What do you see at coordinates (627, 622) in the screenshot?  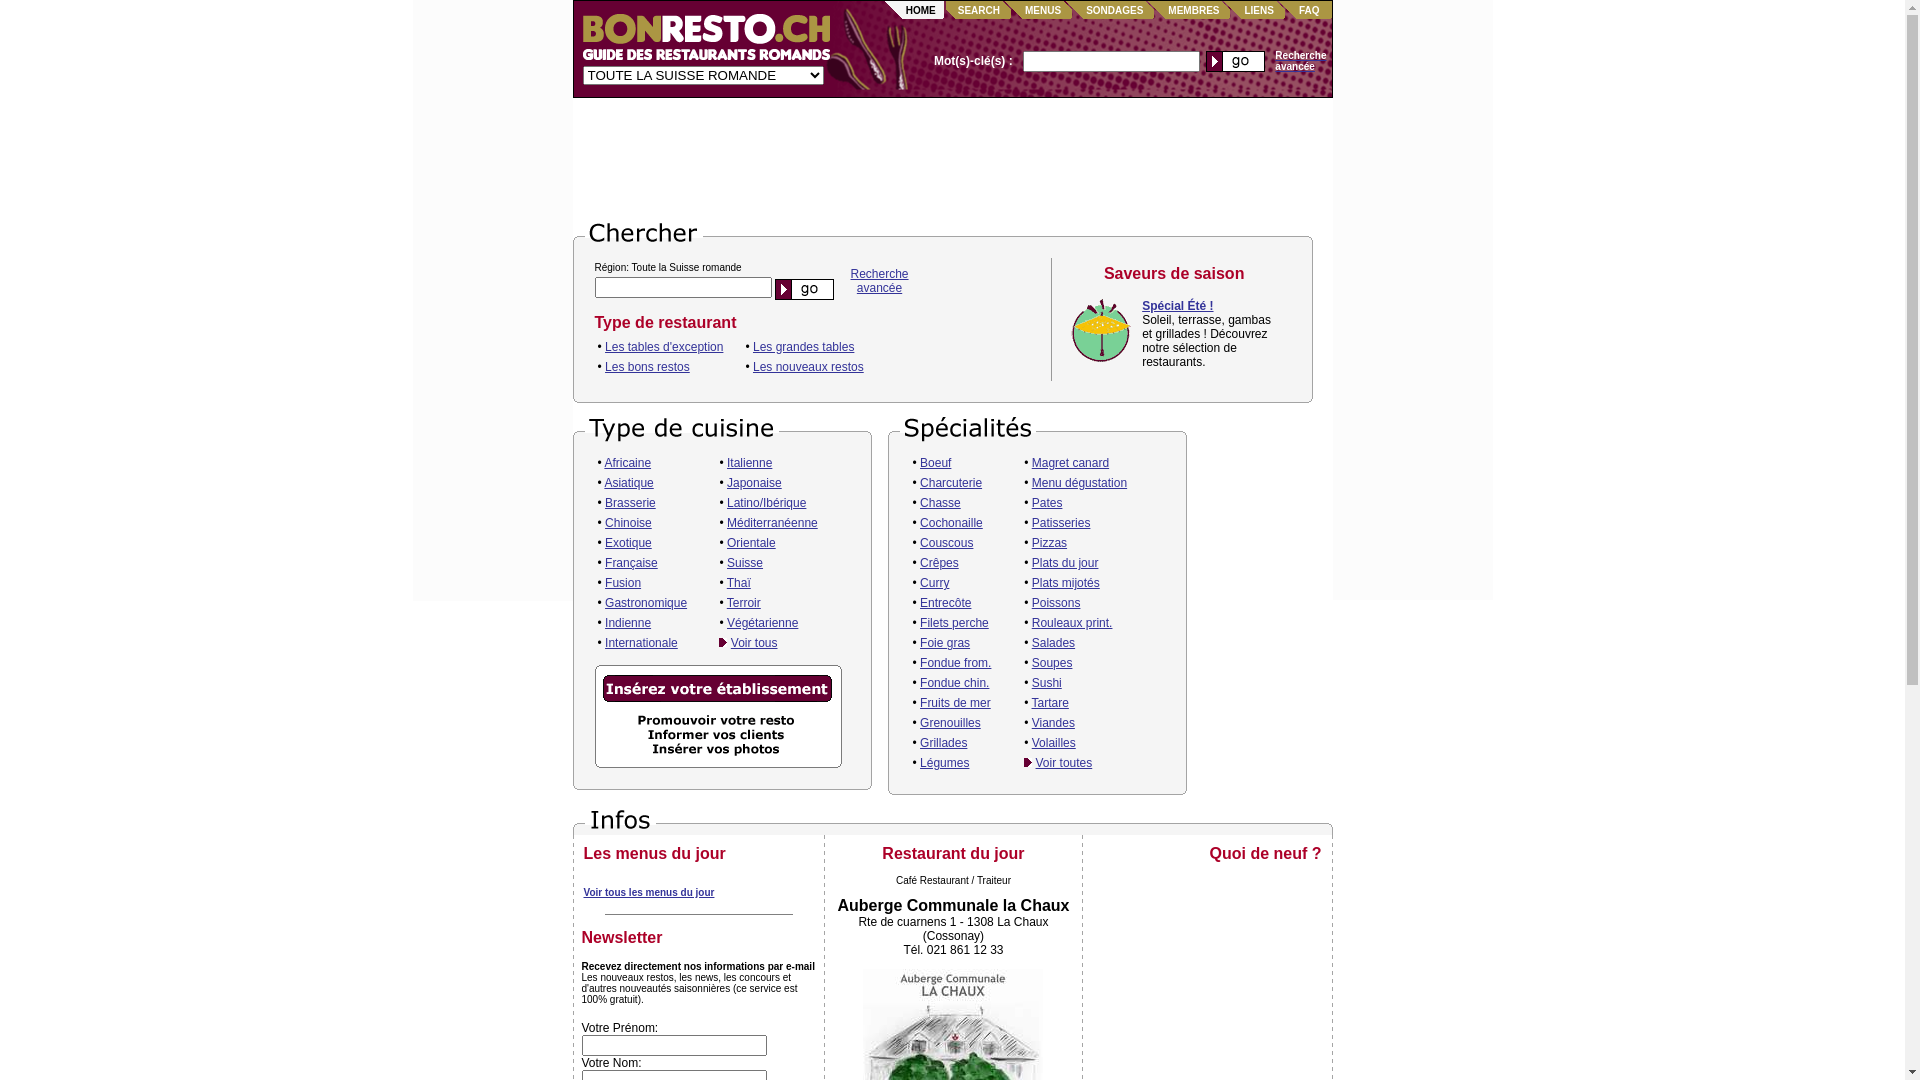 I see `'Indienne'` at bounding box center [627, 622].